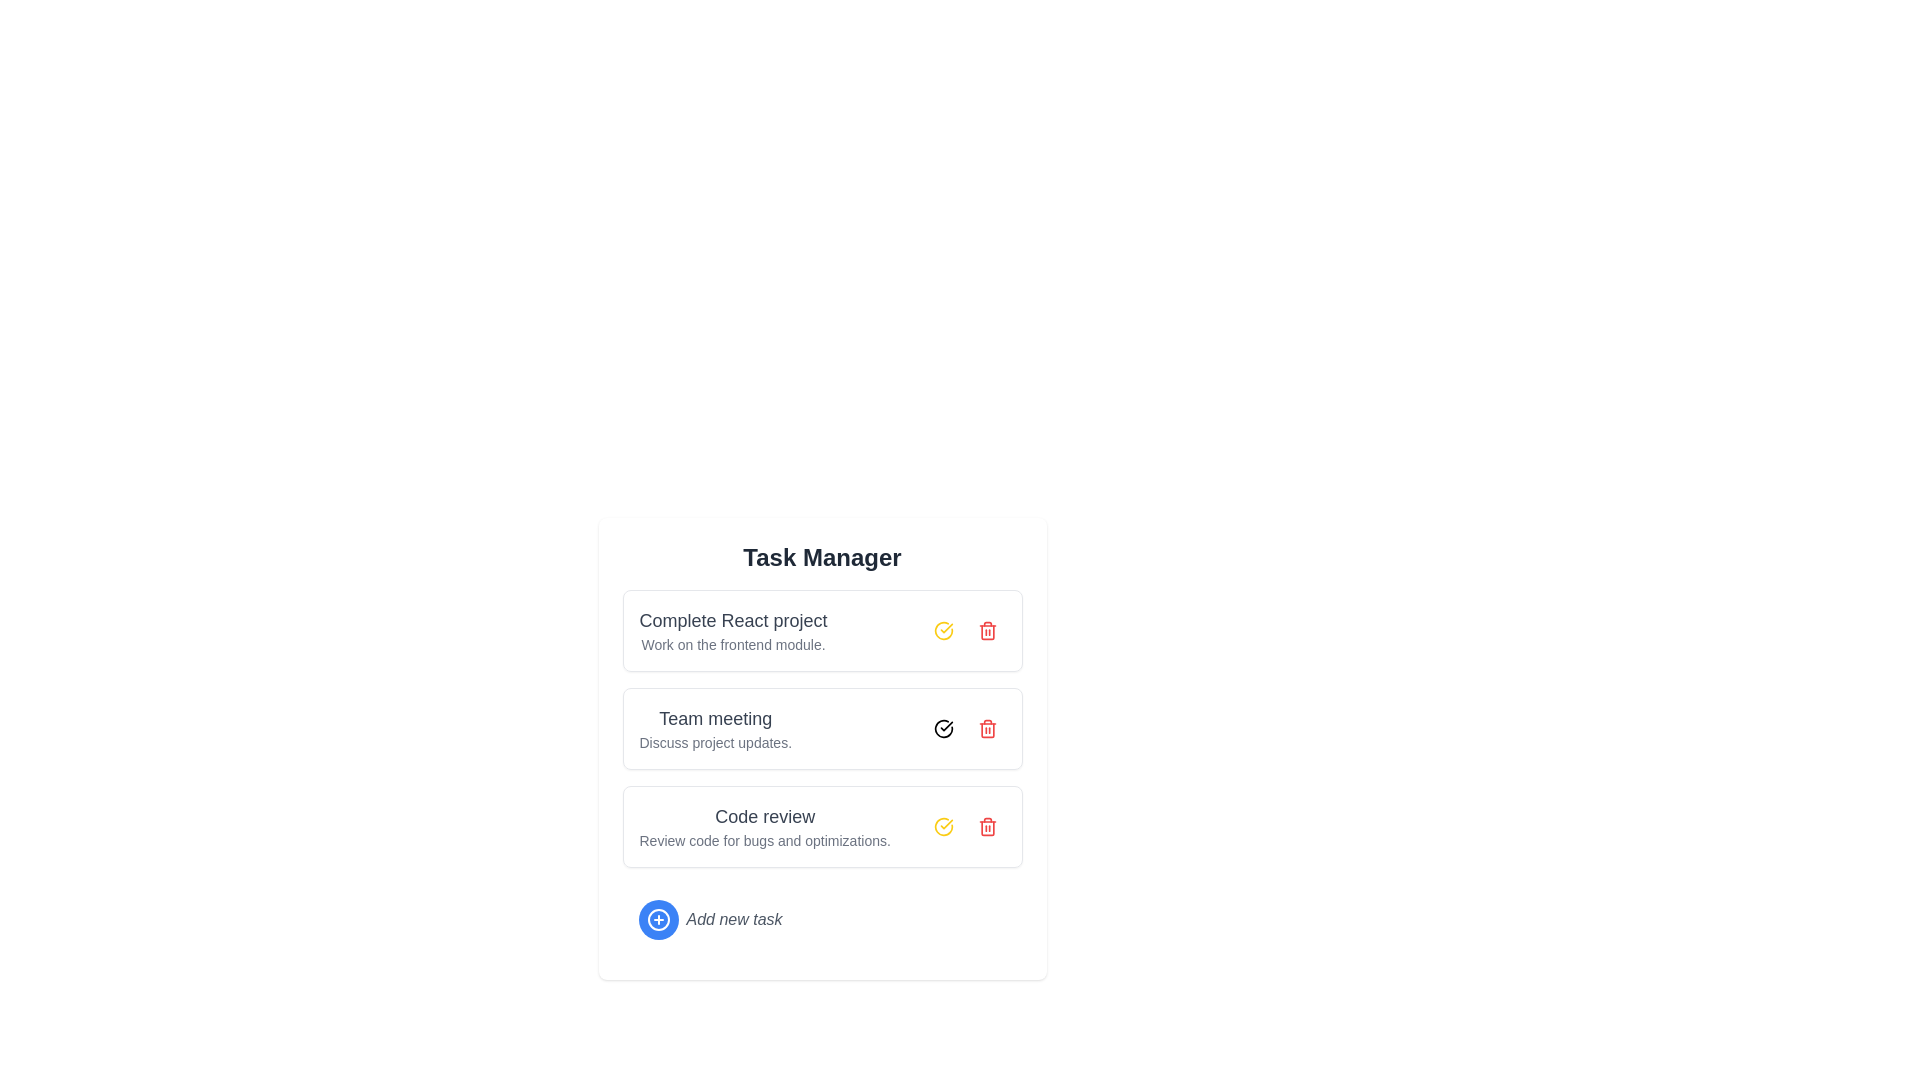 The height and width of the screenshot is (1080, 1920). What do you see at coordinates (942, 729) in the screenshot?
I see `the completion status icon of the 'Team meeting' task` at bounding box center [942, 729].